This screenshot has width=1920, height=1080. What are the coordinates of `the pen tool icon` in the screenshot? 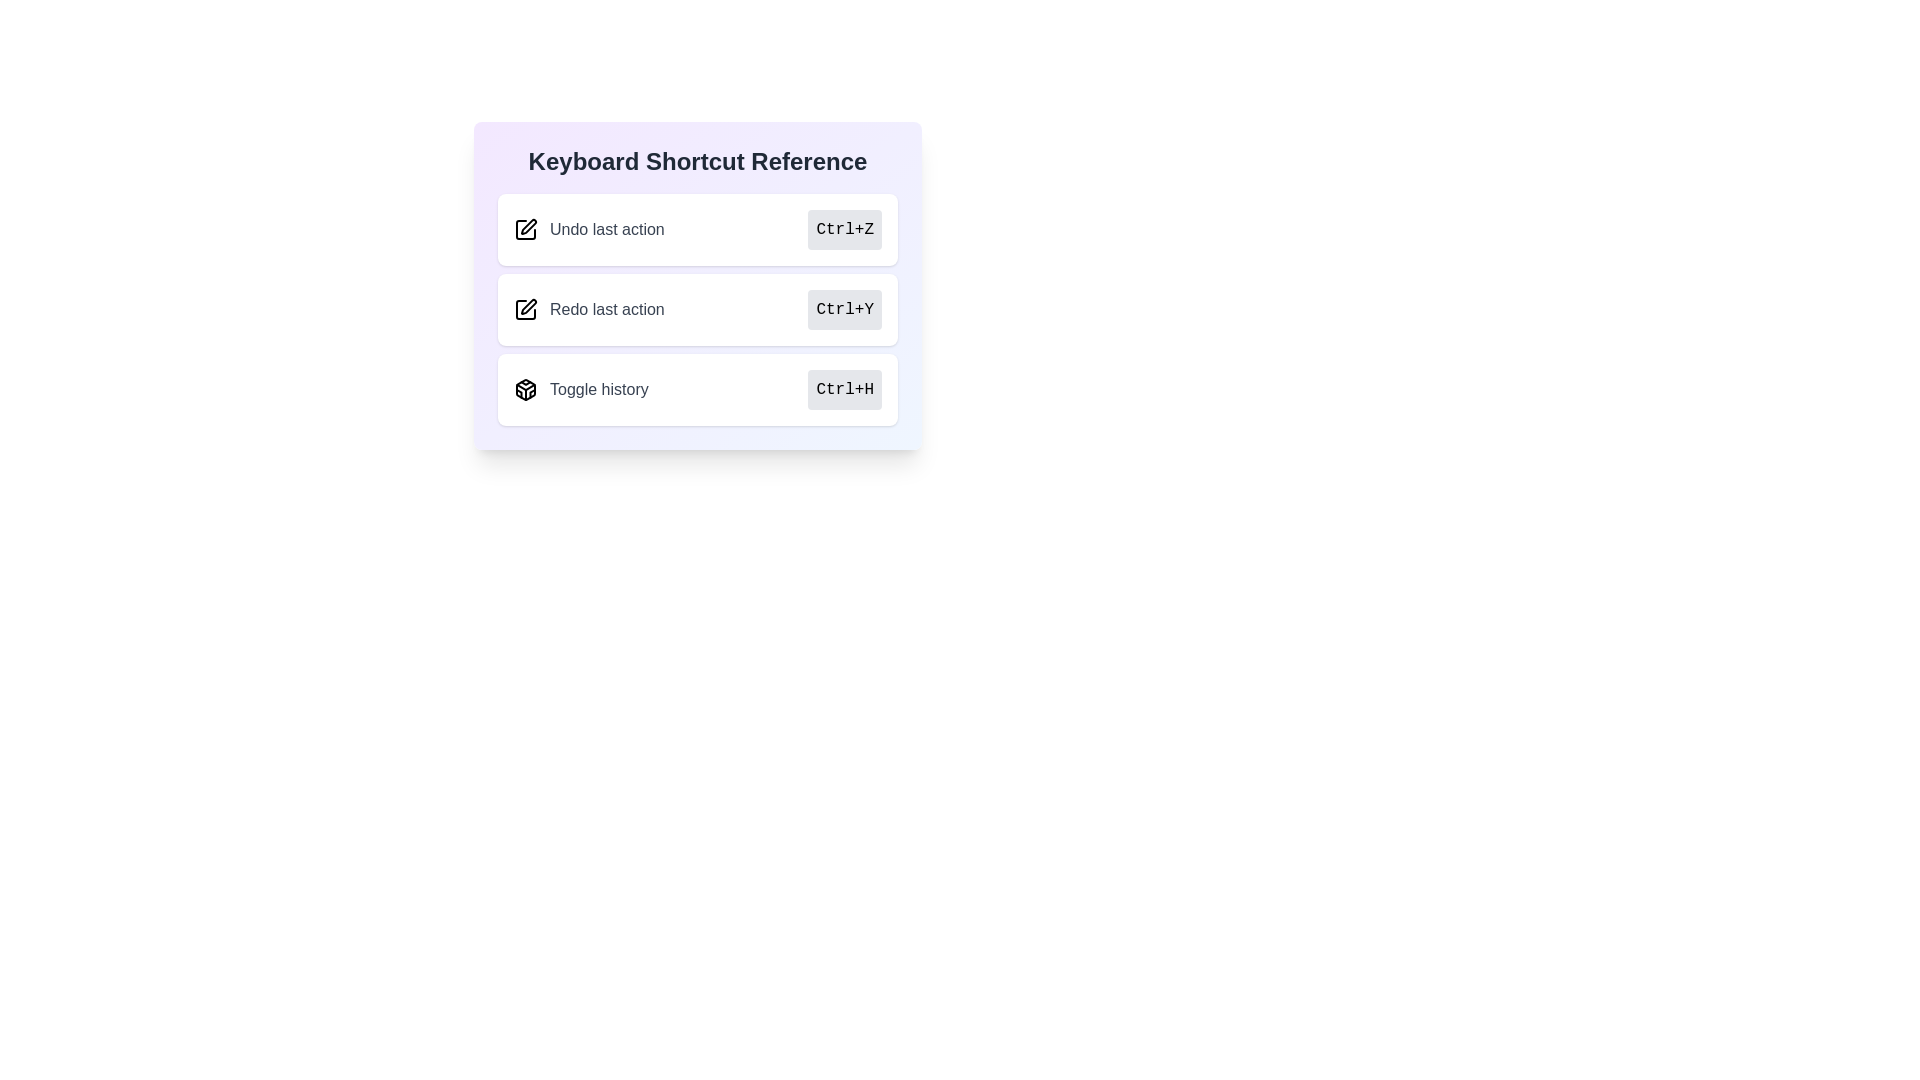 It's located at (528, 226).